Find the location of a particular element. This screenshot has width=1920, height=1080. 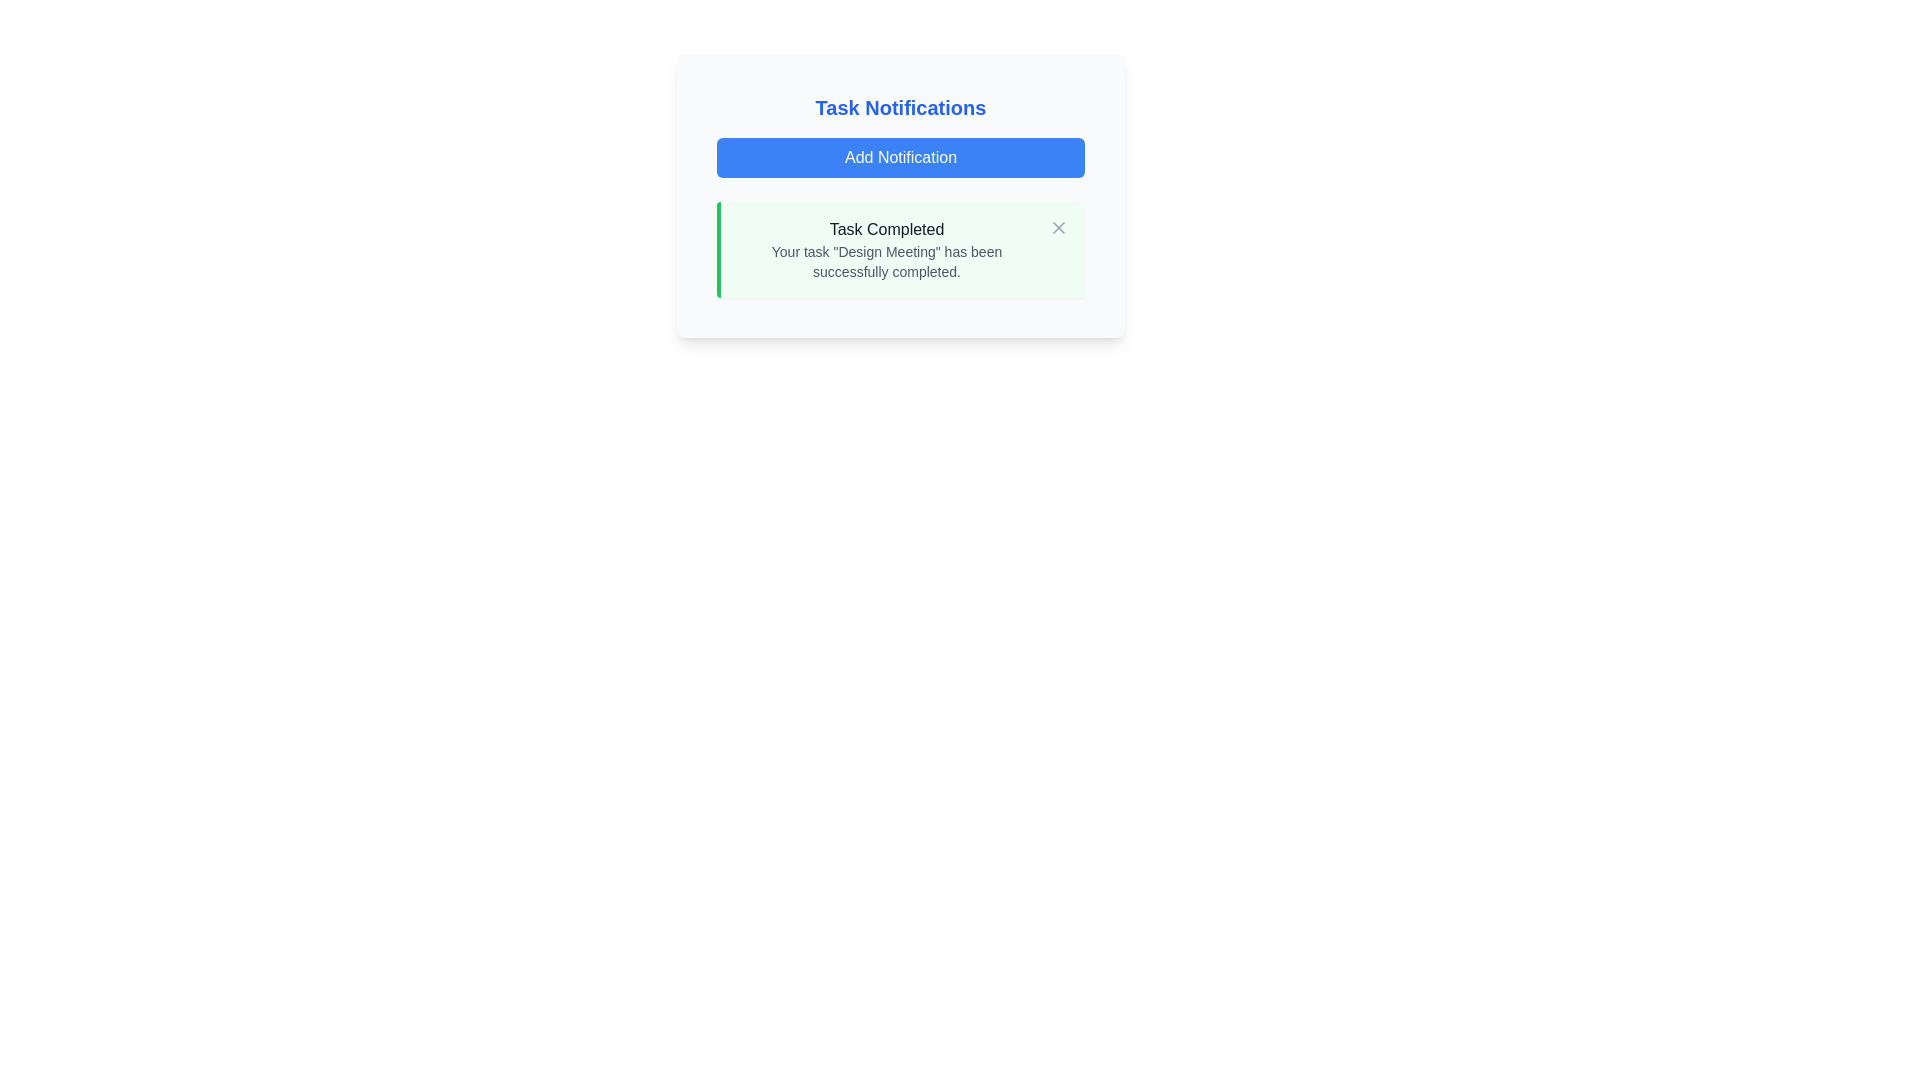

the title text label that indicates a successfully completed task, located at the top of the notification card is located at coordinates (886, 229).